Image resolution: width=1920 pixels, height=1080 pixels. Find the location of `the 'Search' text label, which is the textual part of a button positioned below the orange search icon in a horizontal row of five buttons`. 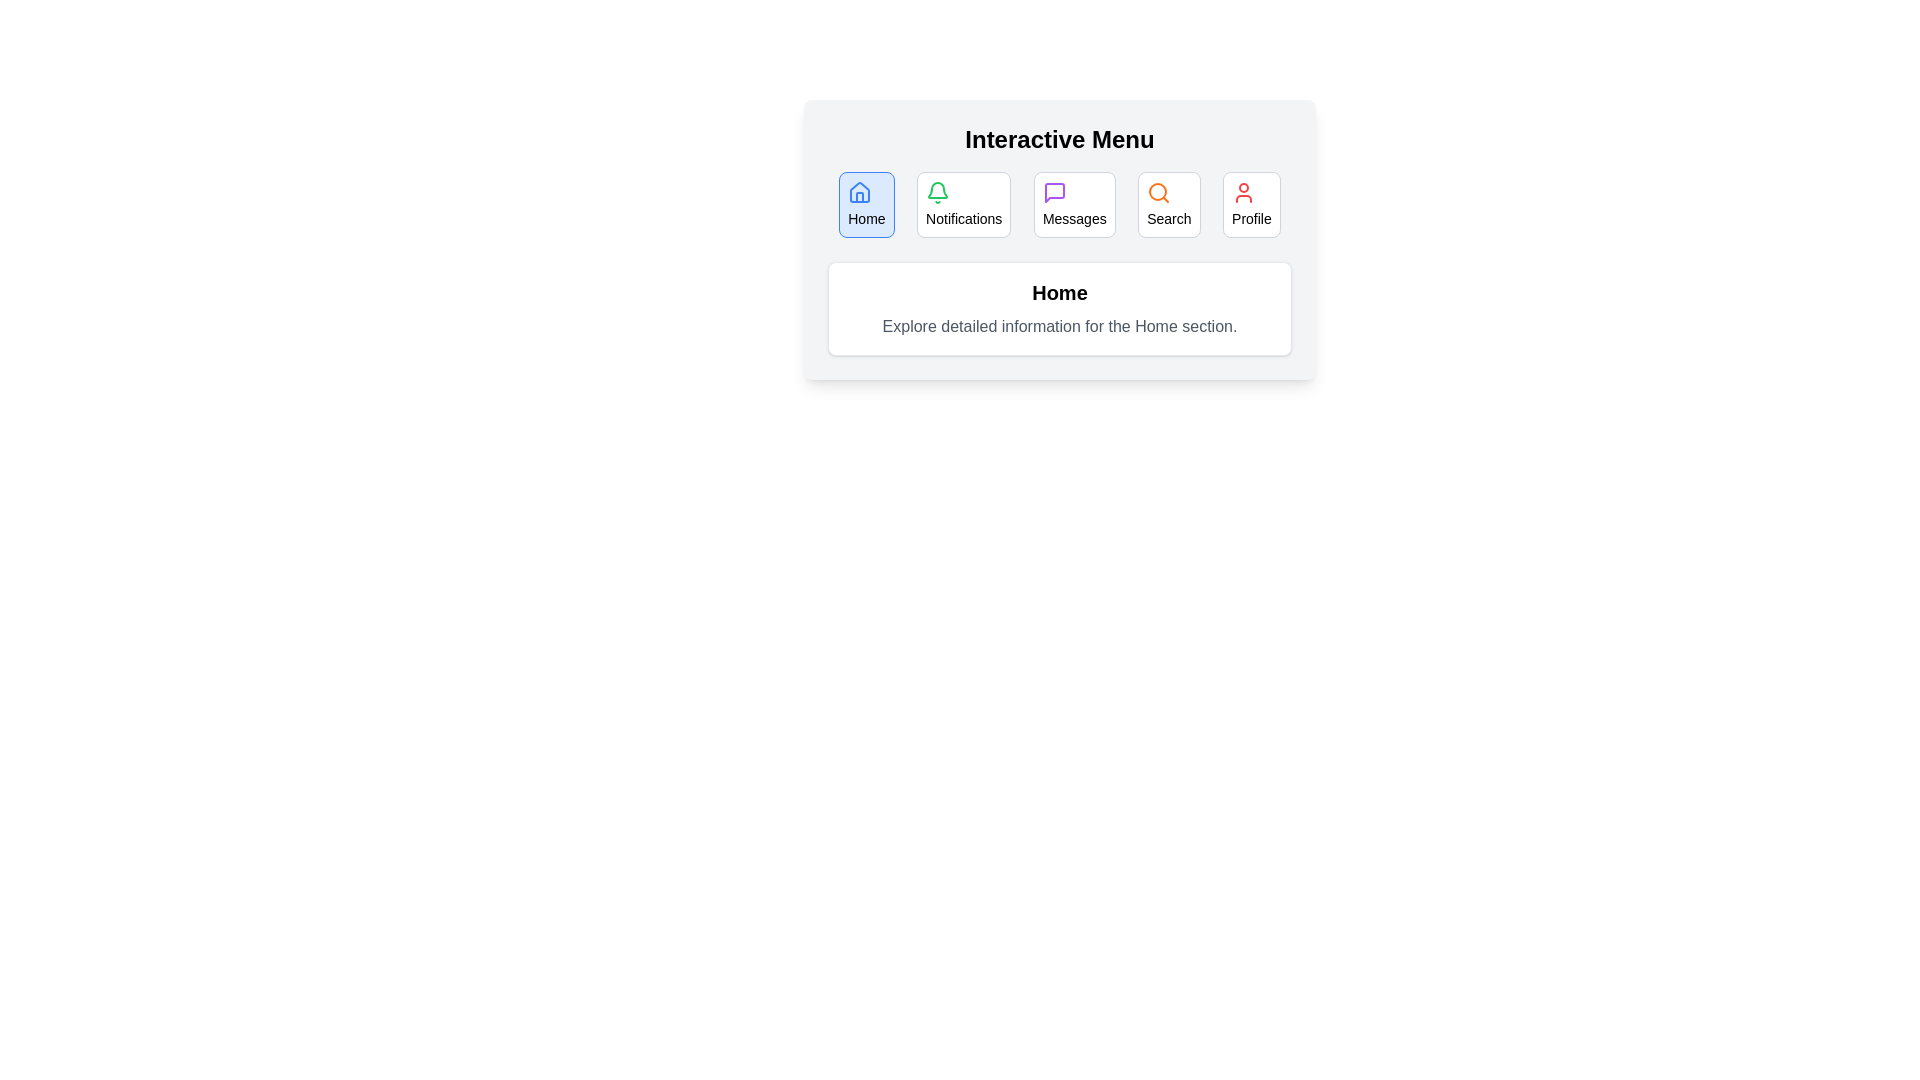

the 'Search' text label, which is the textual part of a button positioned below the orange search icon in a horizontal row of five buttons is located at coordinates (1169, 219).